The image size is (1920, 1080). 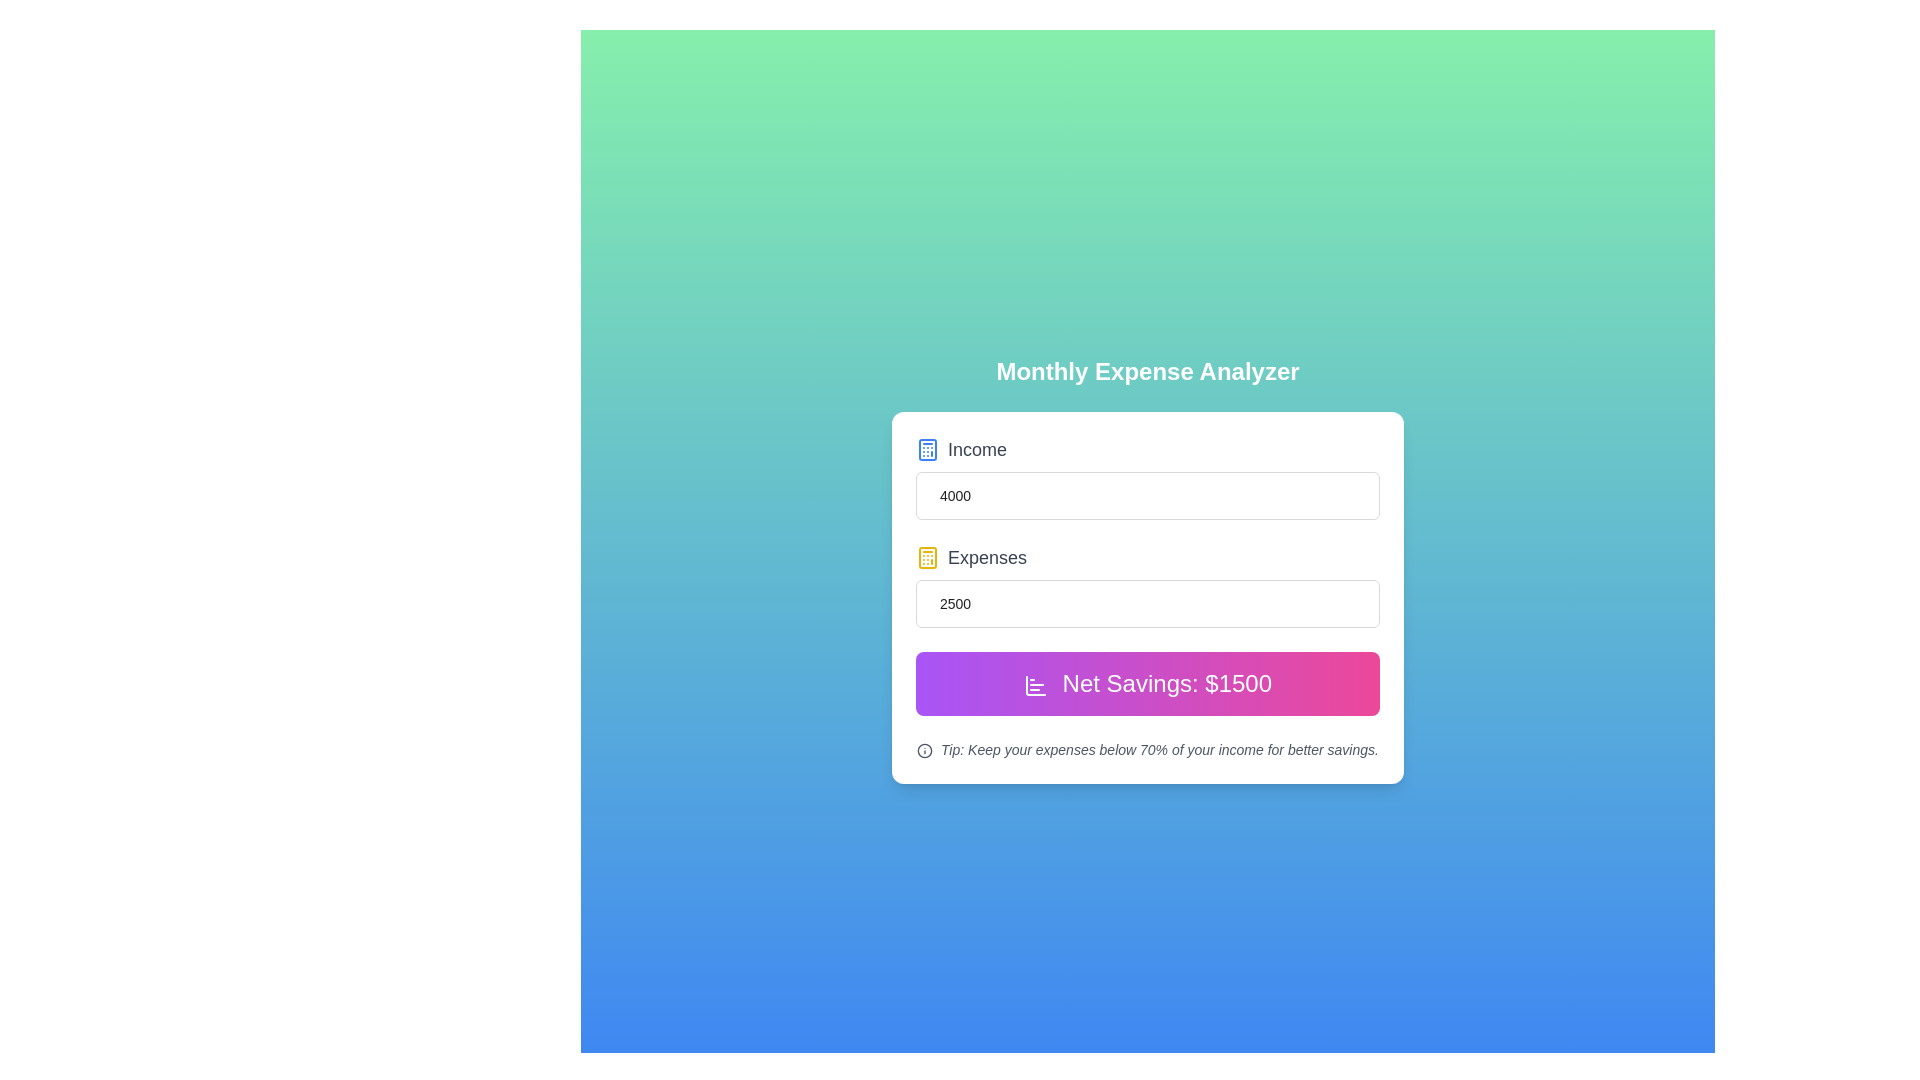 What do you see at coordinates (1147, 585) in the screenshot?
I see `the Numeric Input Field displaying the numeric value '2500' to focus on it` at bounding box center [1147, 585].